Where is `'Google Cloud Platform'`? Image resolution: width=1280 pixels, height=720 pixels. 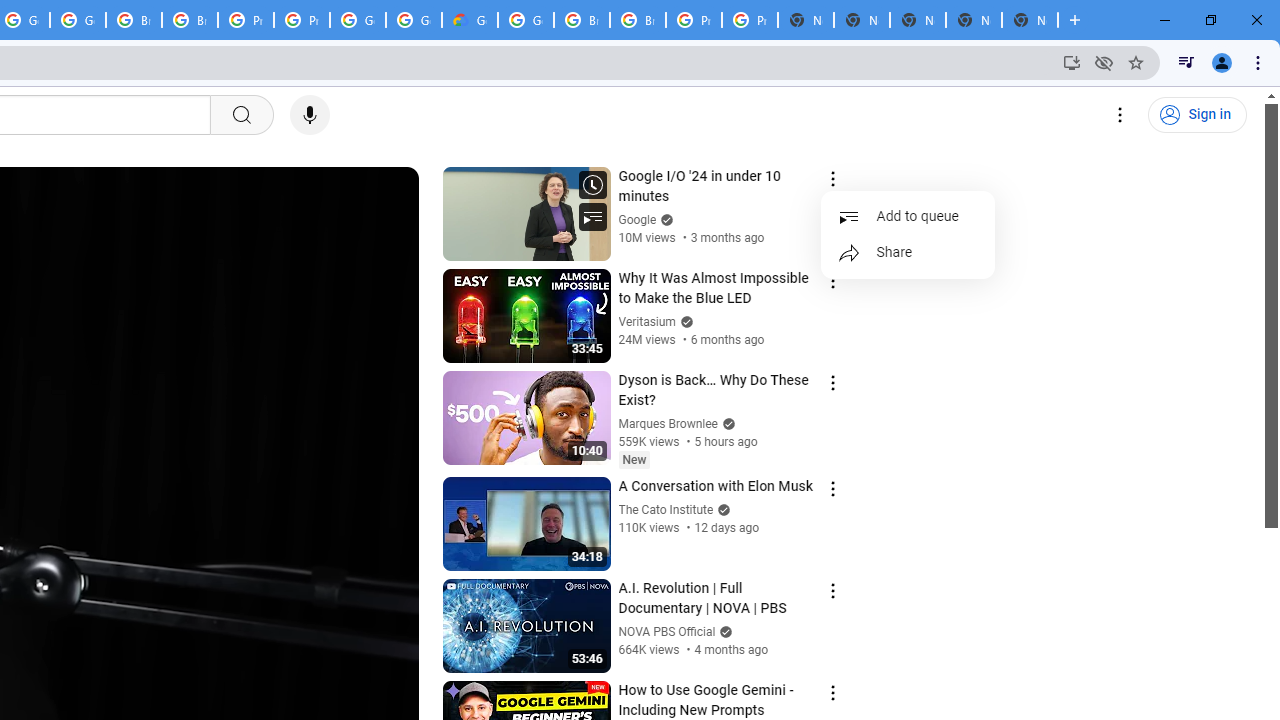 'Google Cloud Platform' is located at coordinates (526, 20).